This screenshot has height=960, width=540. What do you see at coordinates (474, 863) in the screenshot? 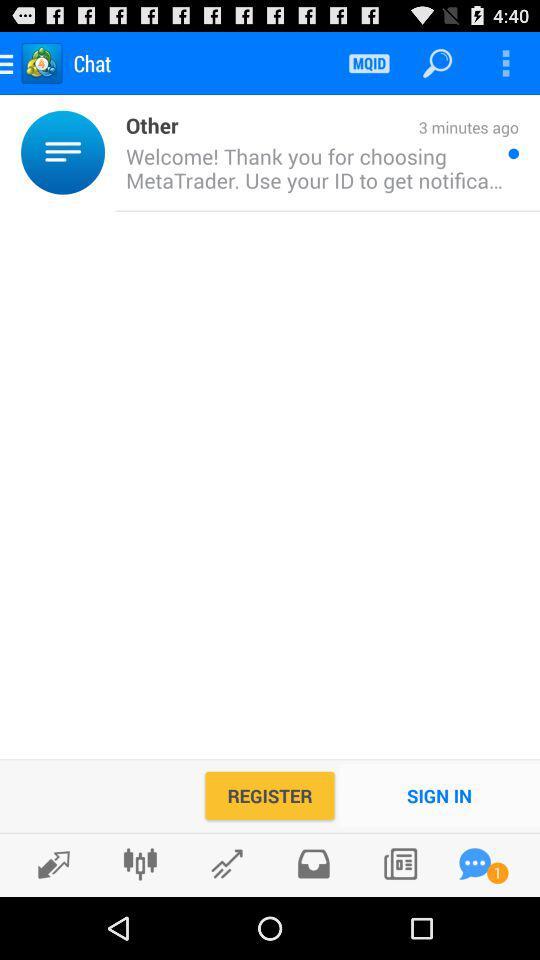
I see `message box` at bounding box center [474, 863].